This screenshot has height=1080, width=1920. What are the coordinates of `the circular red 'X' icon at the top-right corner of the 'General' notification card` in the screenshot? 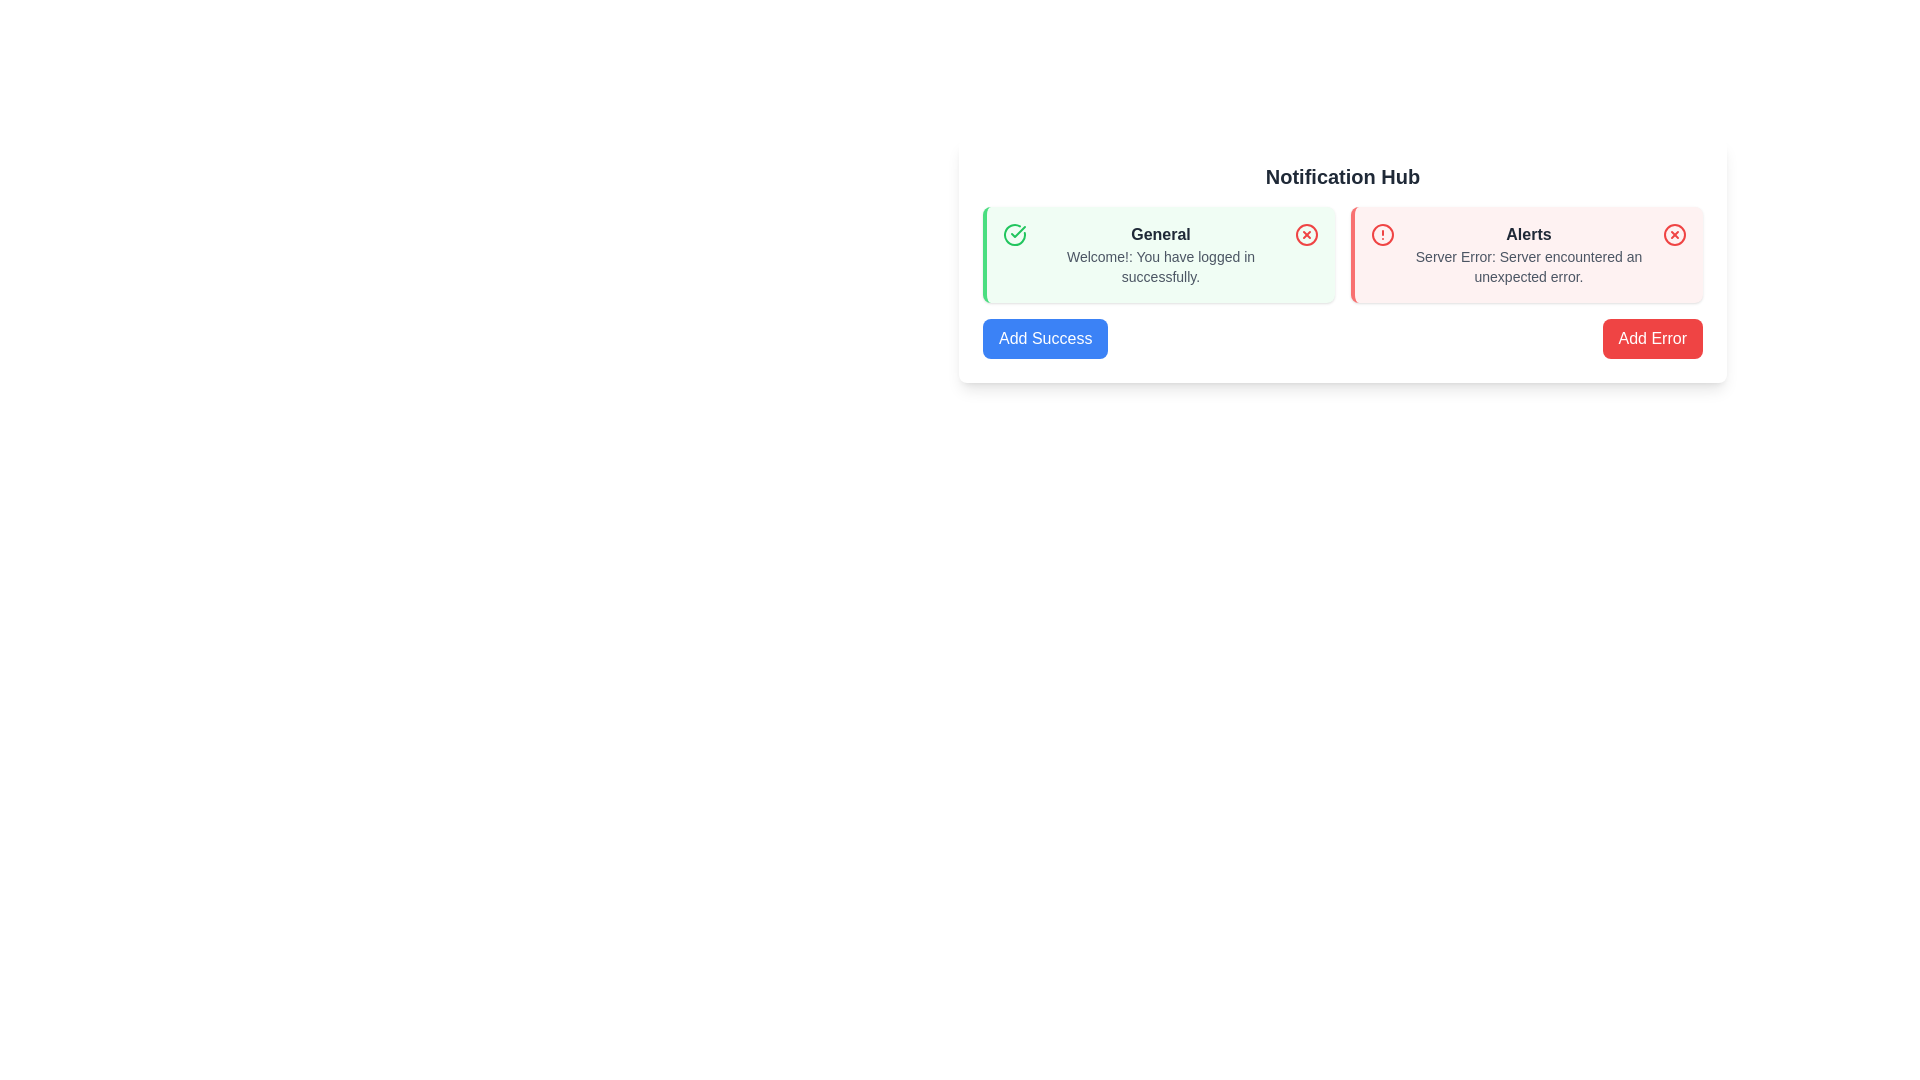 It's located at (1306, 234).